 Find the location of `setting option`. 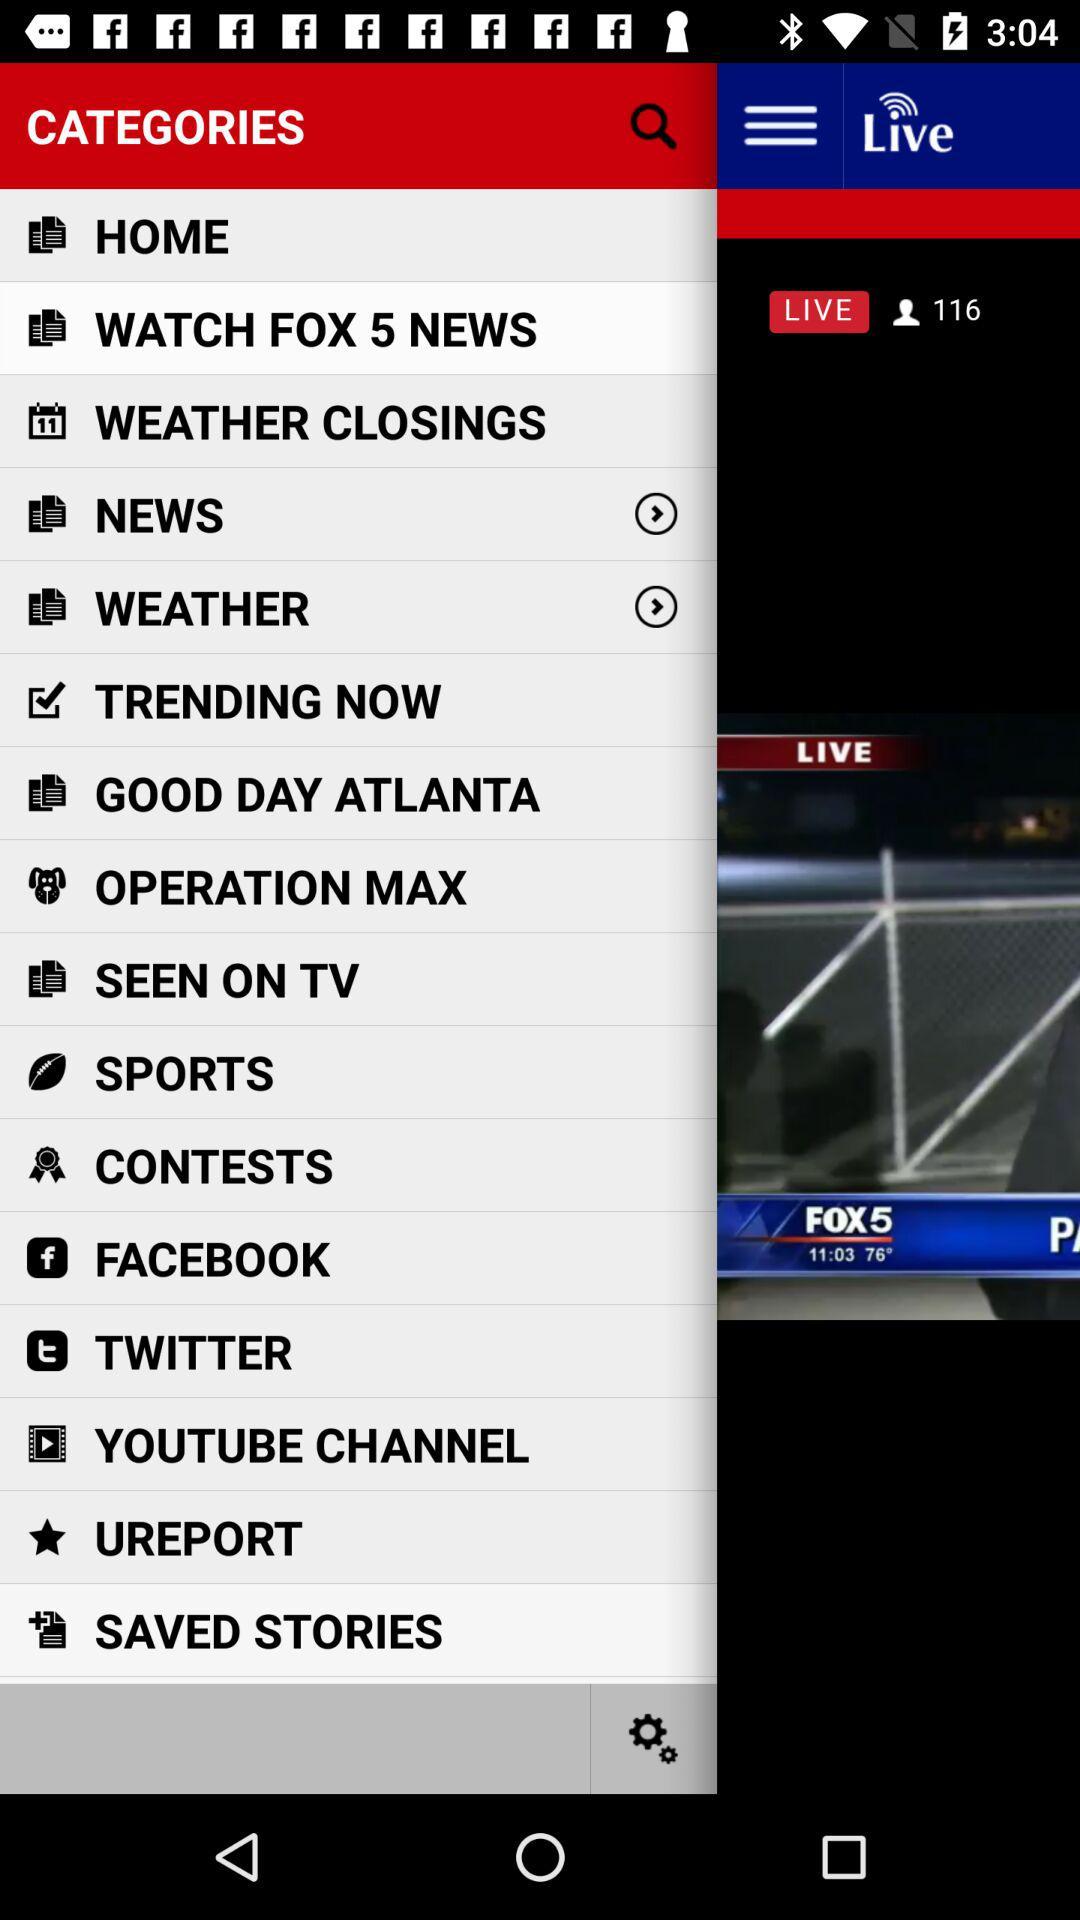

setting option is located at coordinates (654, 1737).